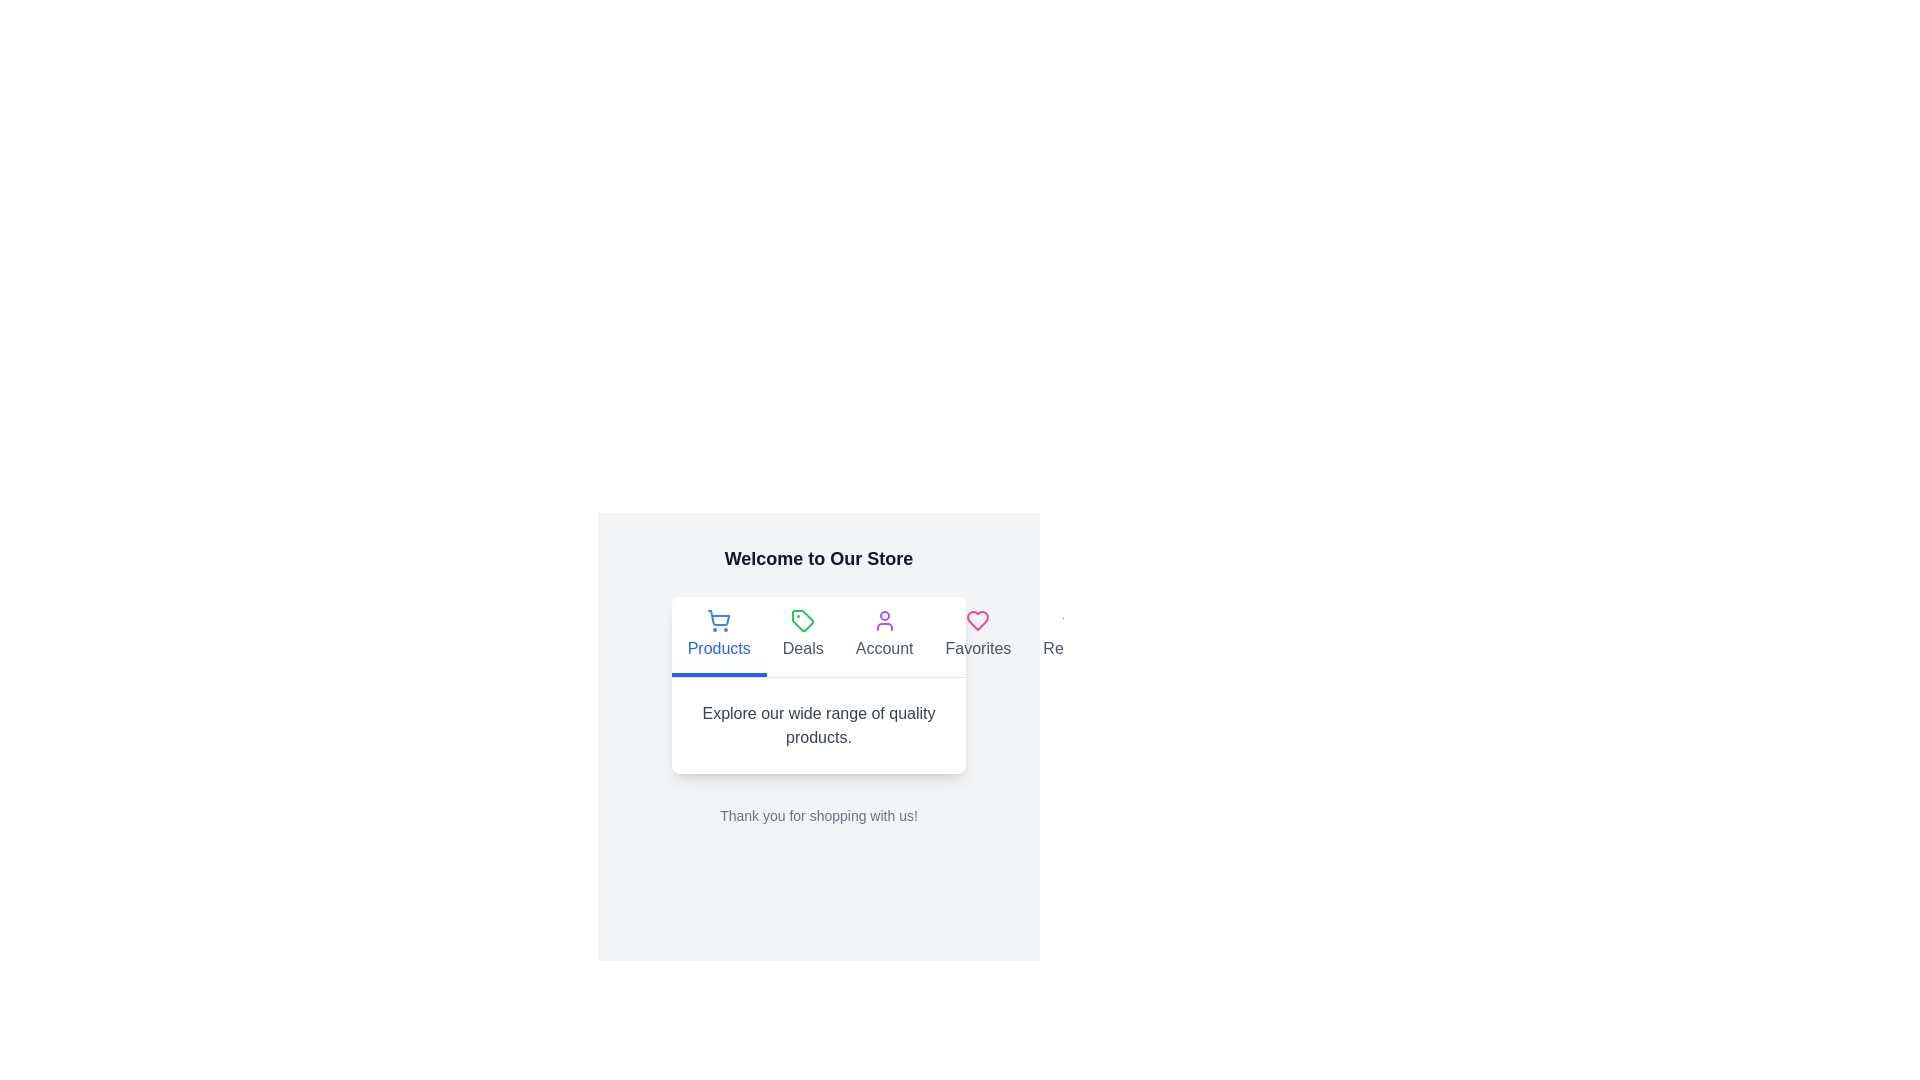 This screenshot has width=1920, height=1080. I want to click on the 'Account' text label located beneath the user figure icon in the navigation menu, so click(883, 648).